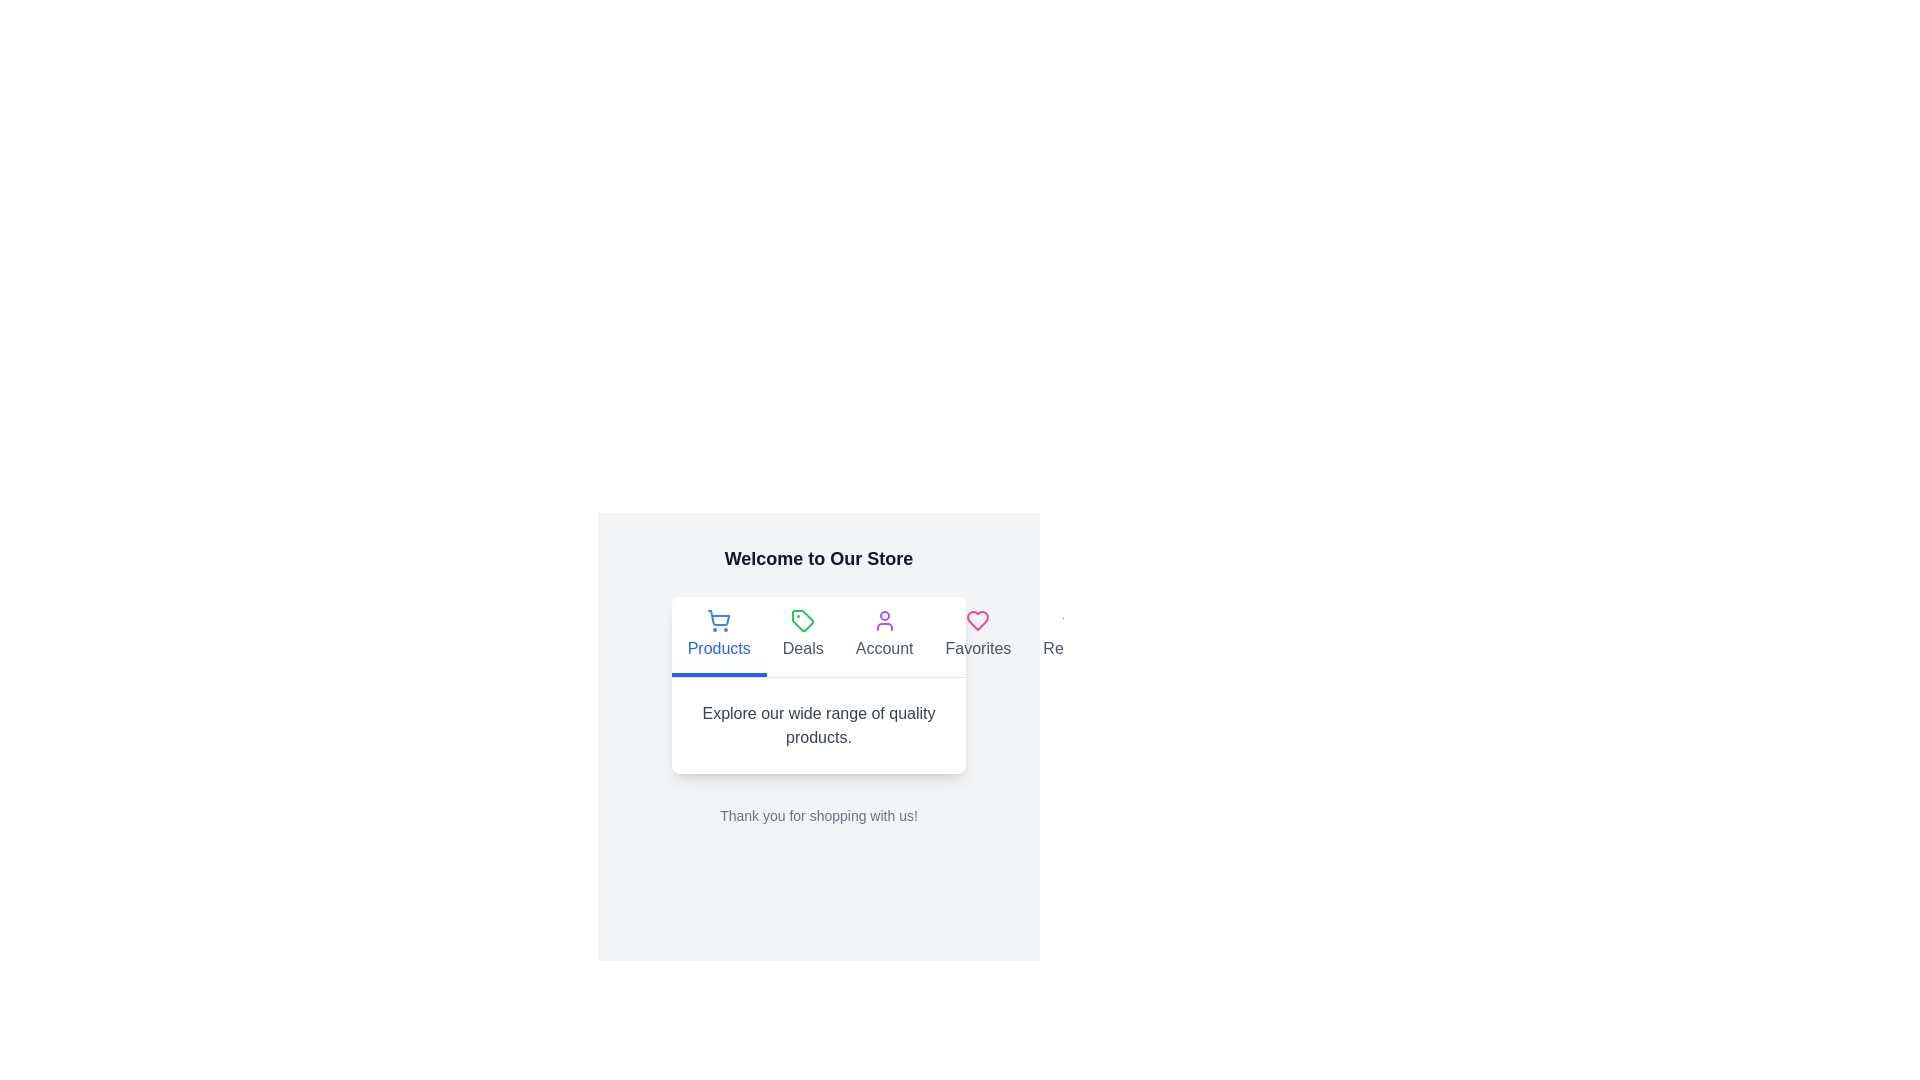 This screenshot has width=1920, height=1080. I want to click on the 'Account' text label located beneath the user figure icon in the navigation menu, so click(883, 648).